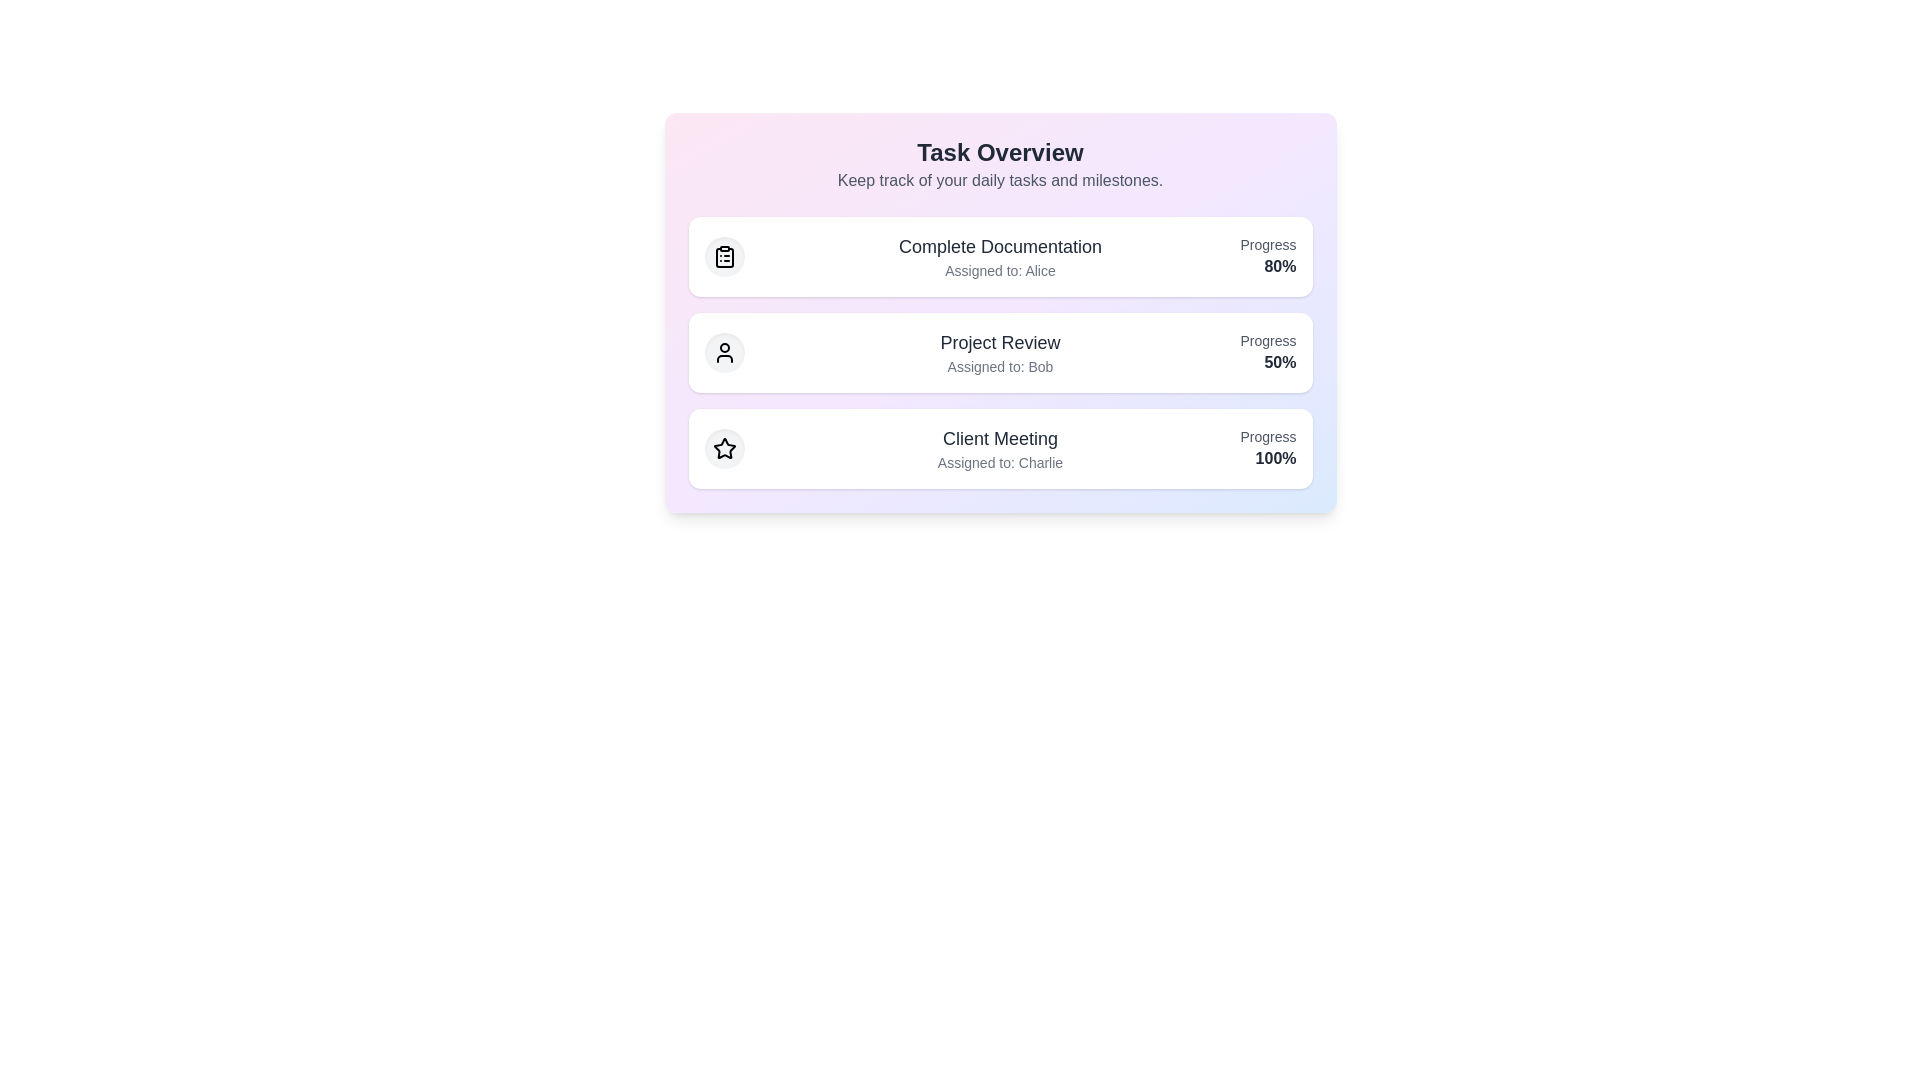 This screenshot has width=1920, height=1080. I want to click on the task item corresponding to Project Review, so click(1000, 352).